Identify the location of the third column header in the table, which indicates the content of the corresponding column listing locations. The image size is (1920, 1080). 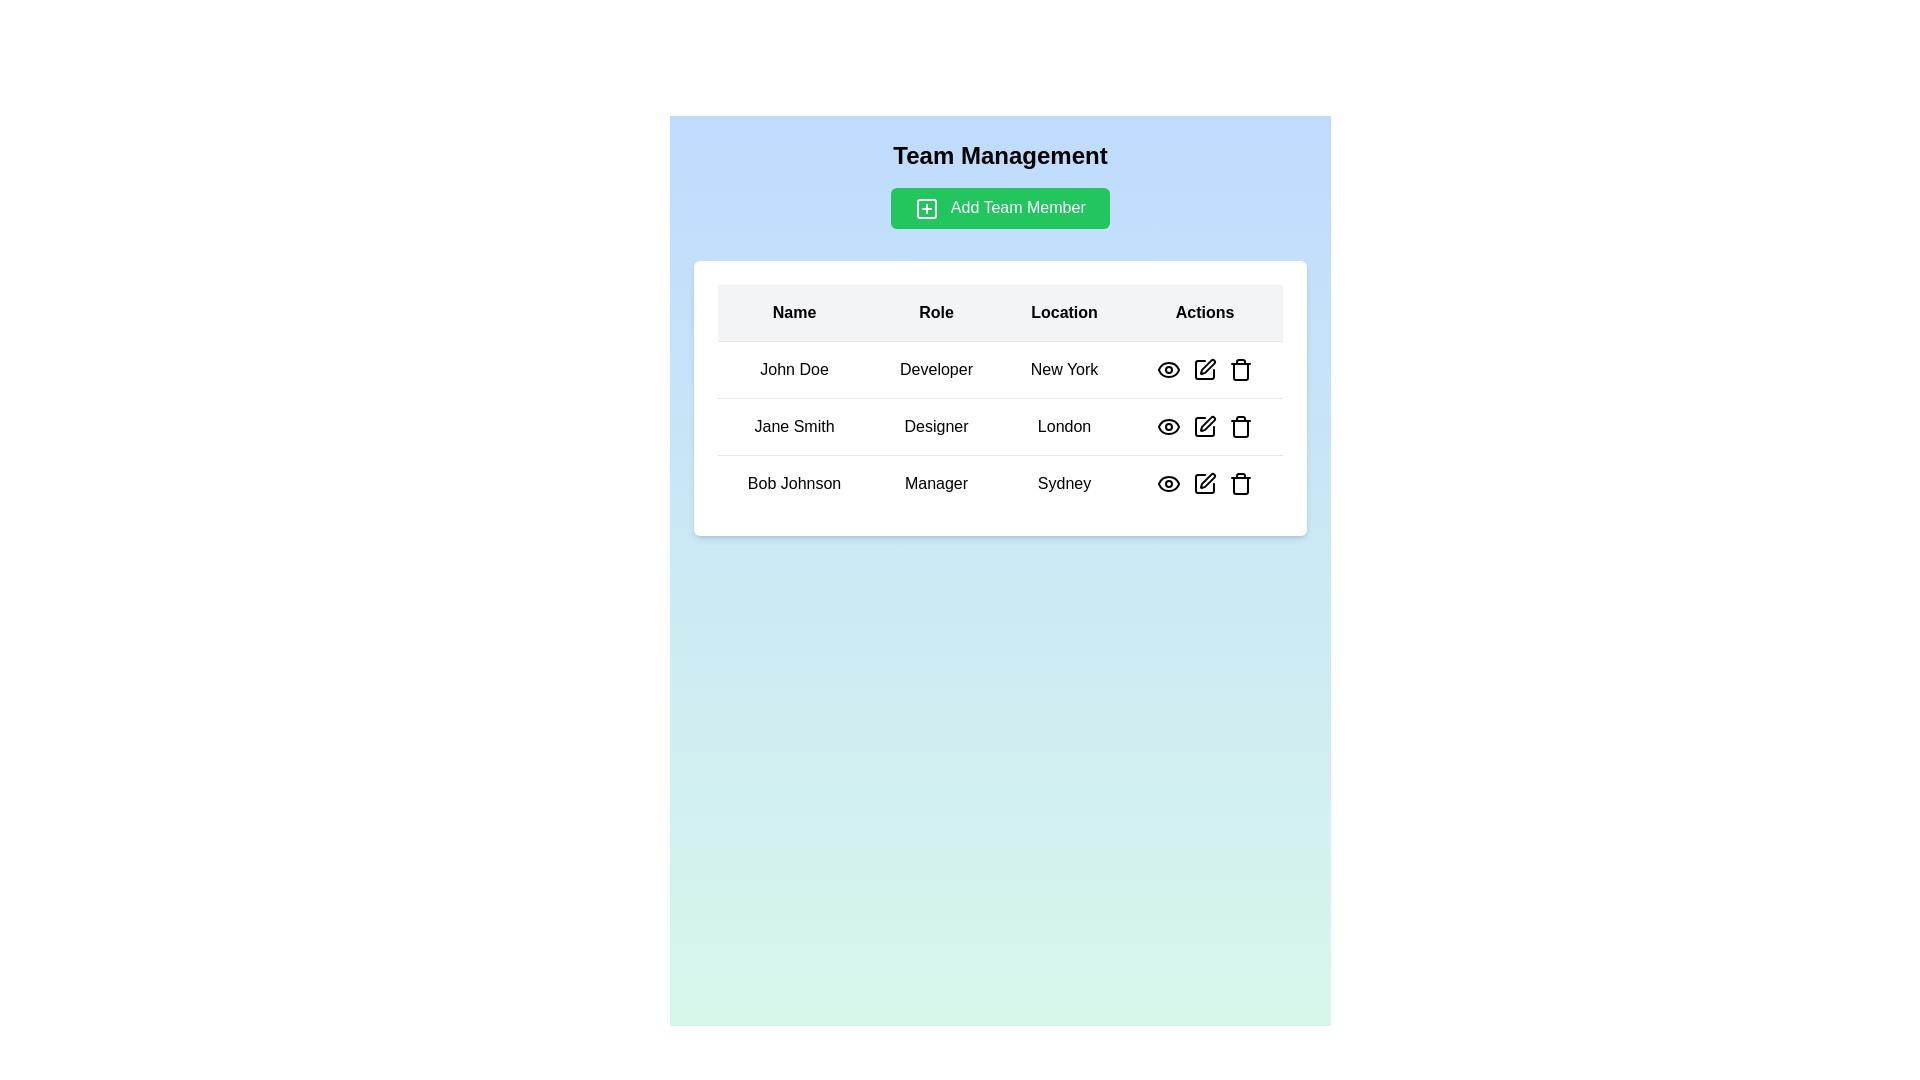
(1063, 312).